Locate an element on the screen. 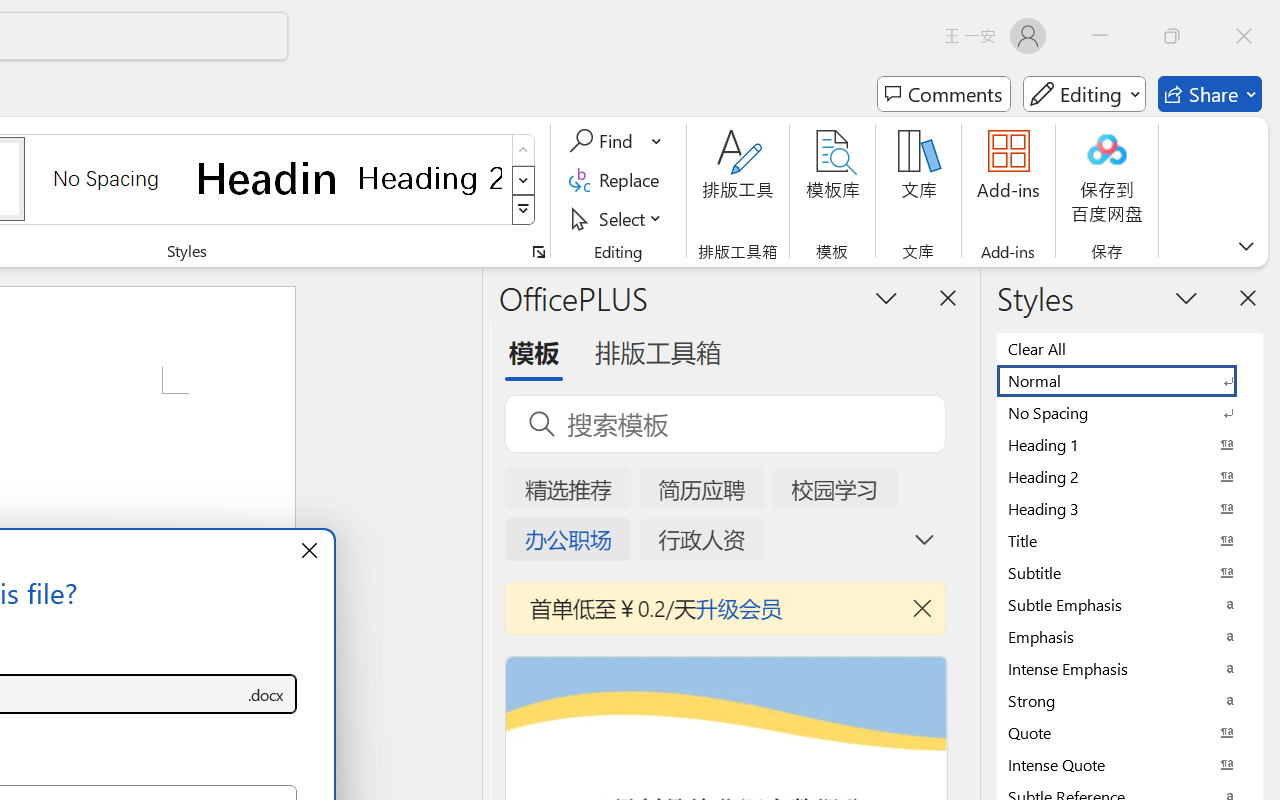 Image resolution: width=1280 pixels, height=800 pixels. 'Minimize' is located at coordinates (1099, 35).